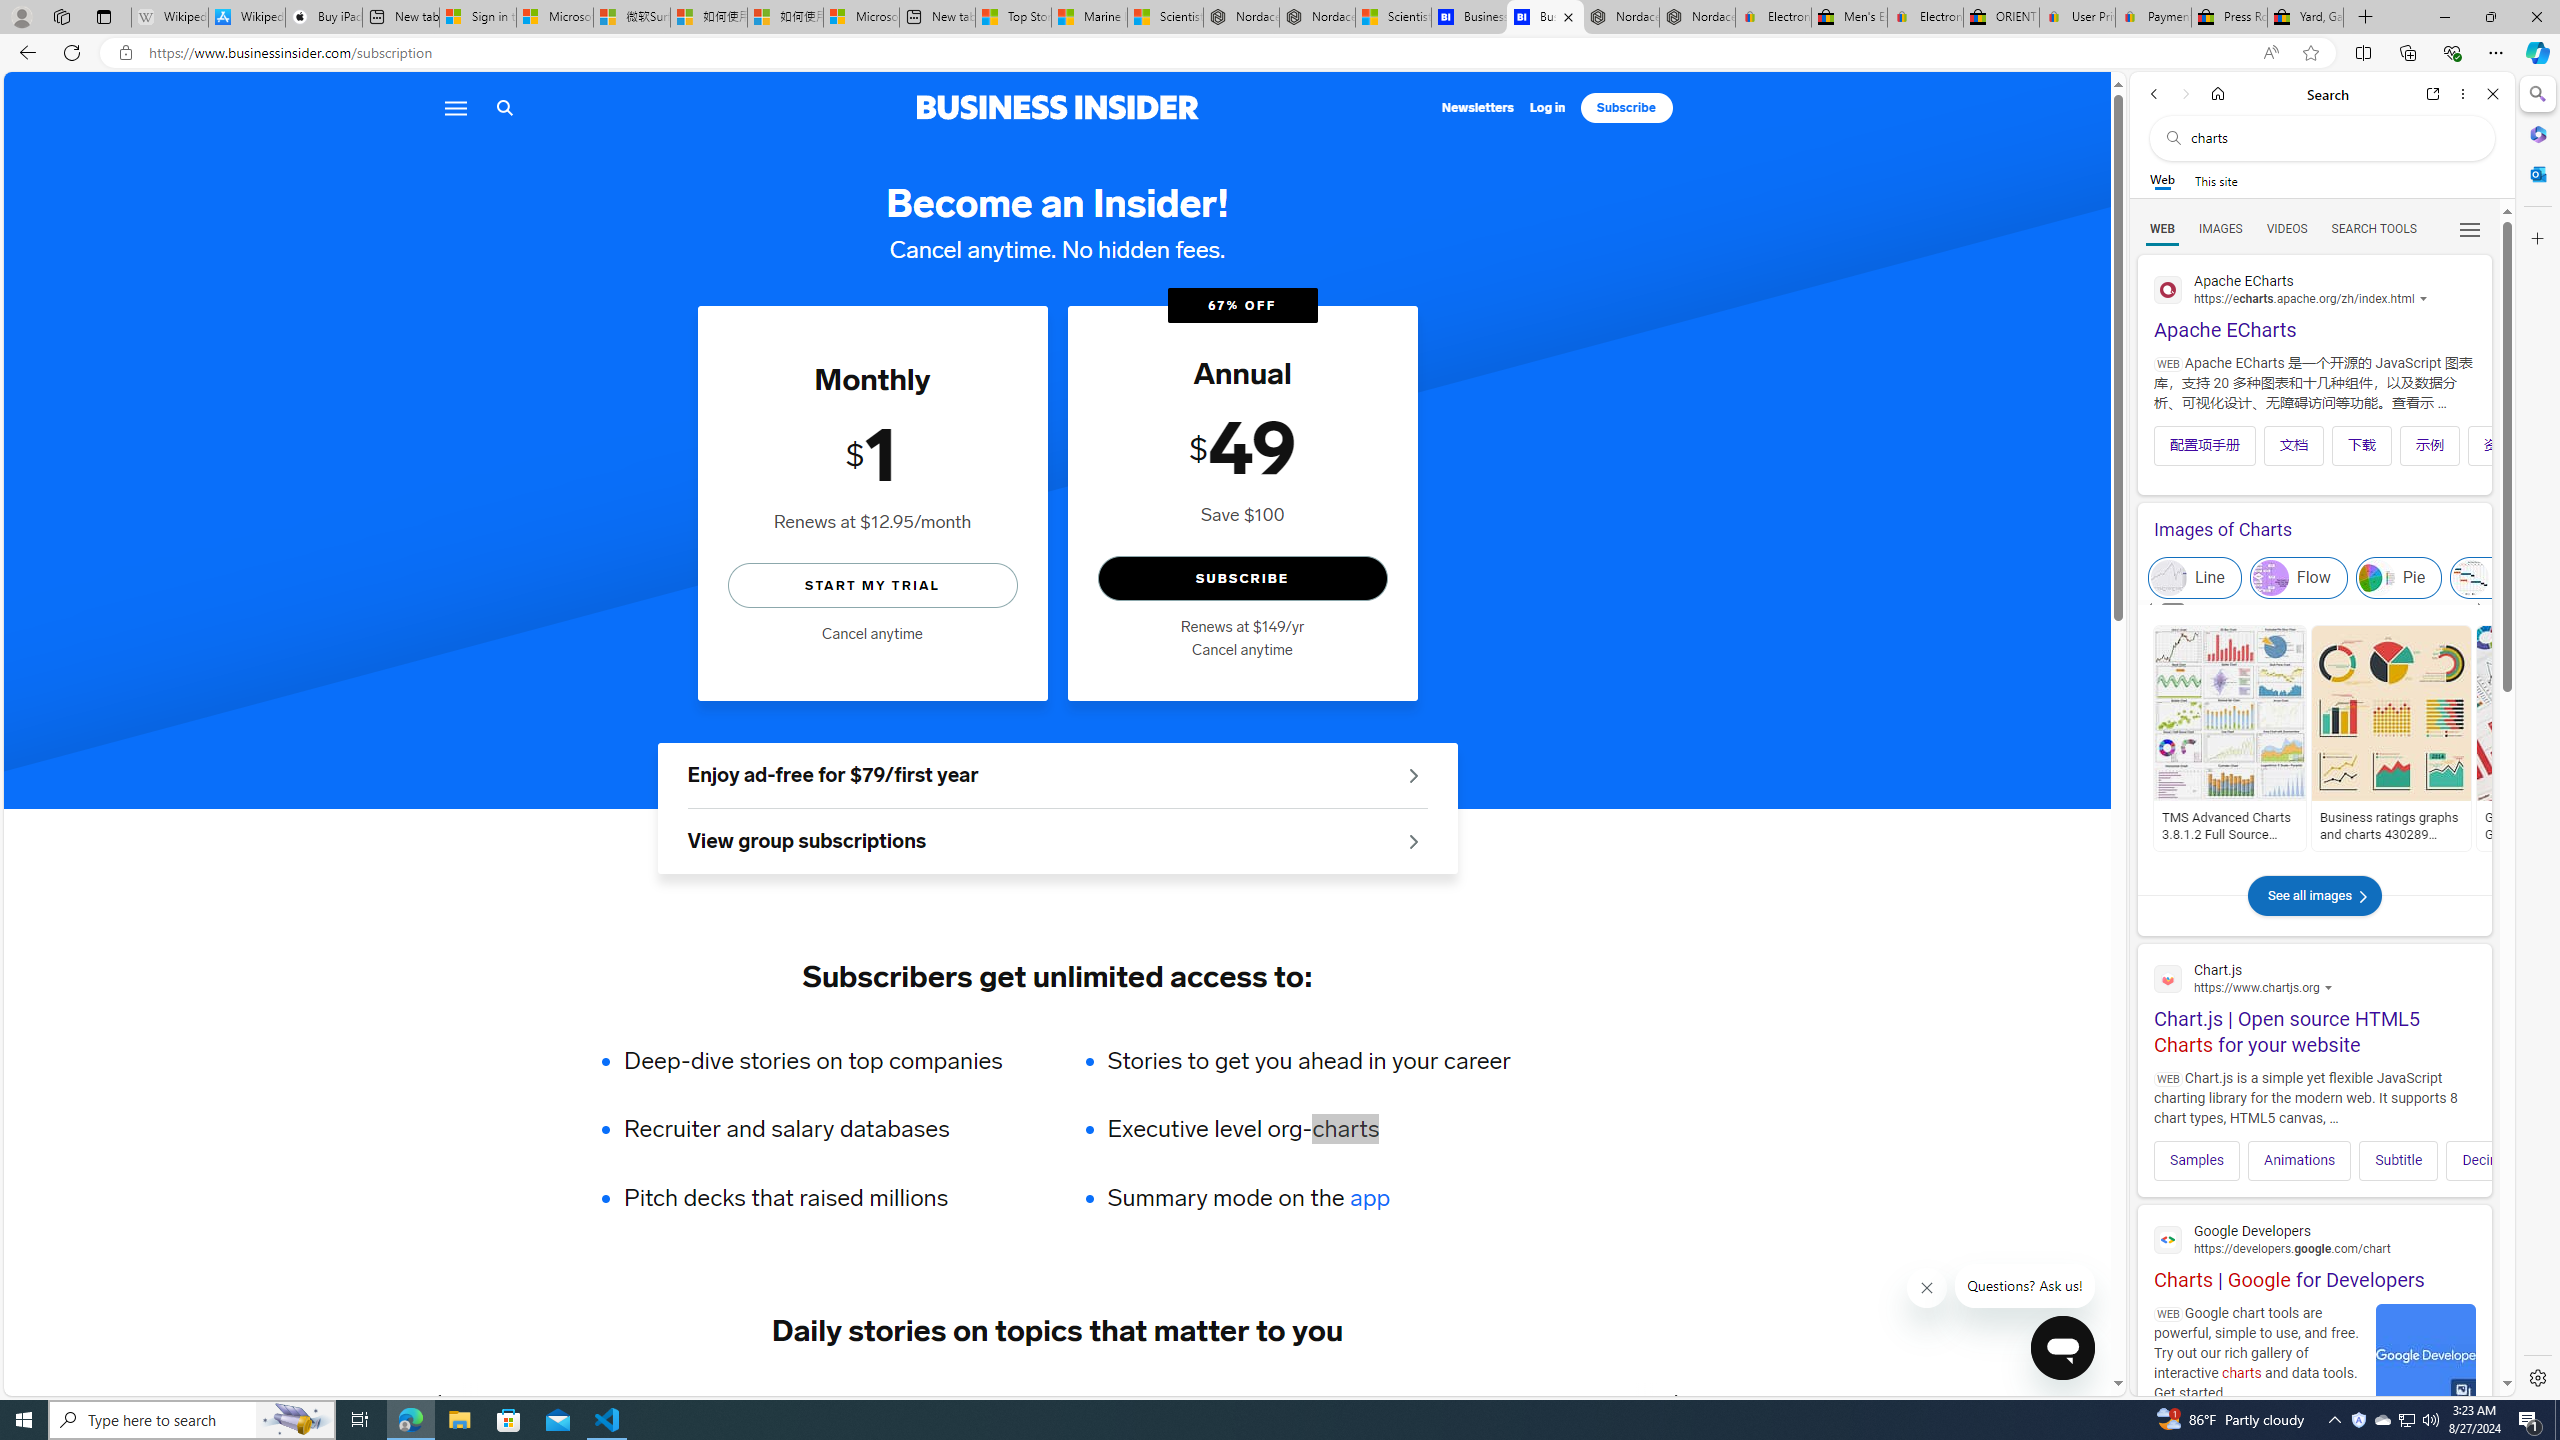 The height and width of the screenshot is (1440, 2560). Describe the element at coordinates (2397, 1160) in the screenshot. I see `'Subtitle'` at that location.